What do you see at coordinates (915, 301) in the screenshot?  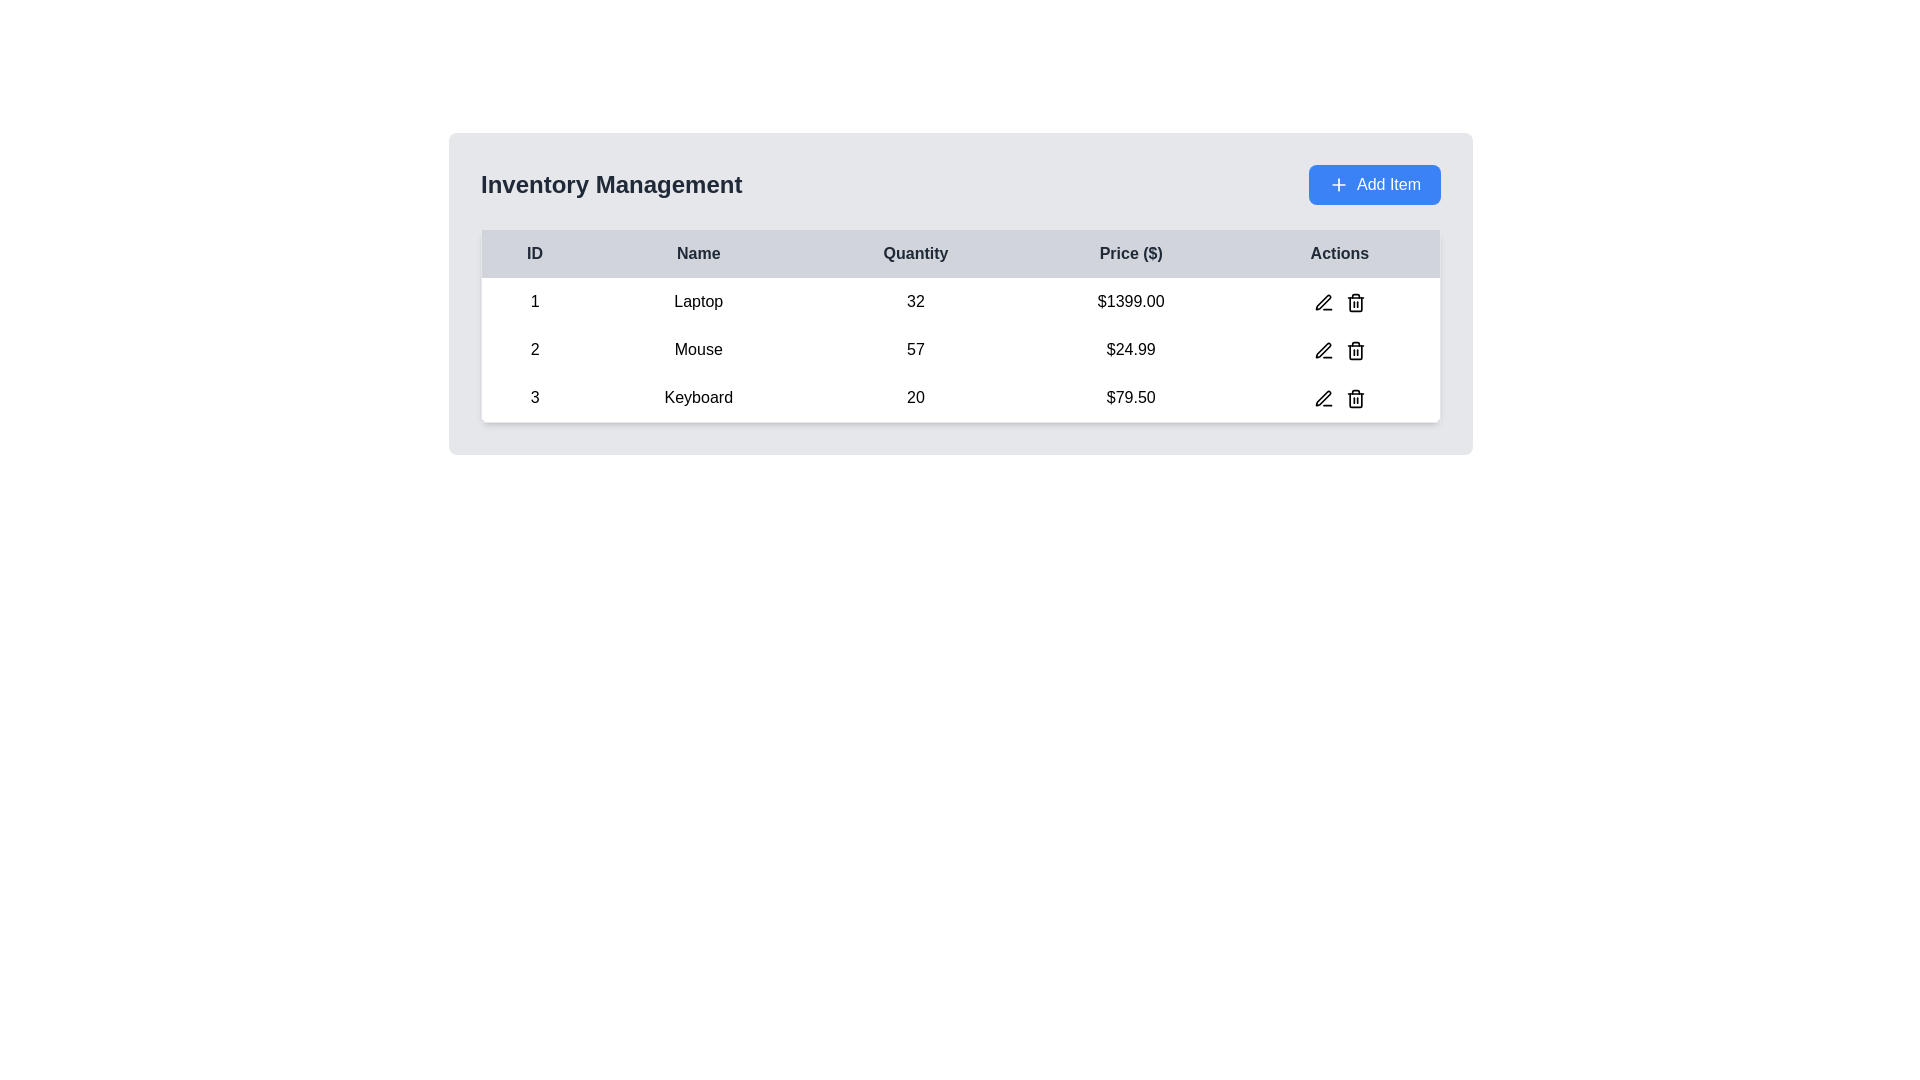 I see `the text label displaying the number '32' located in the third column of the first row under the 'Quantity' header in the table` at bounding box center [915, 301].